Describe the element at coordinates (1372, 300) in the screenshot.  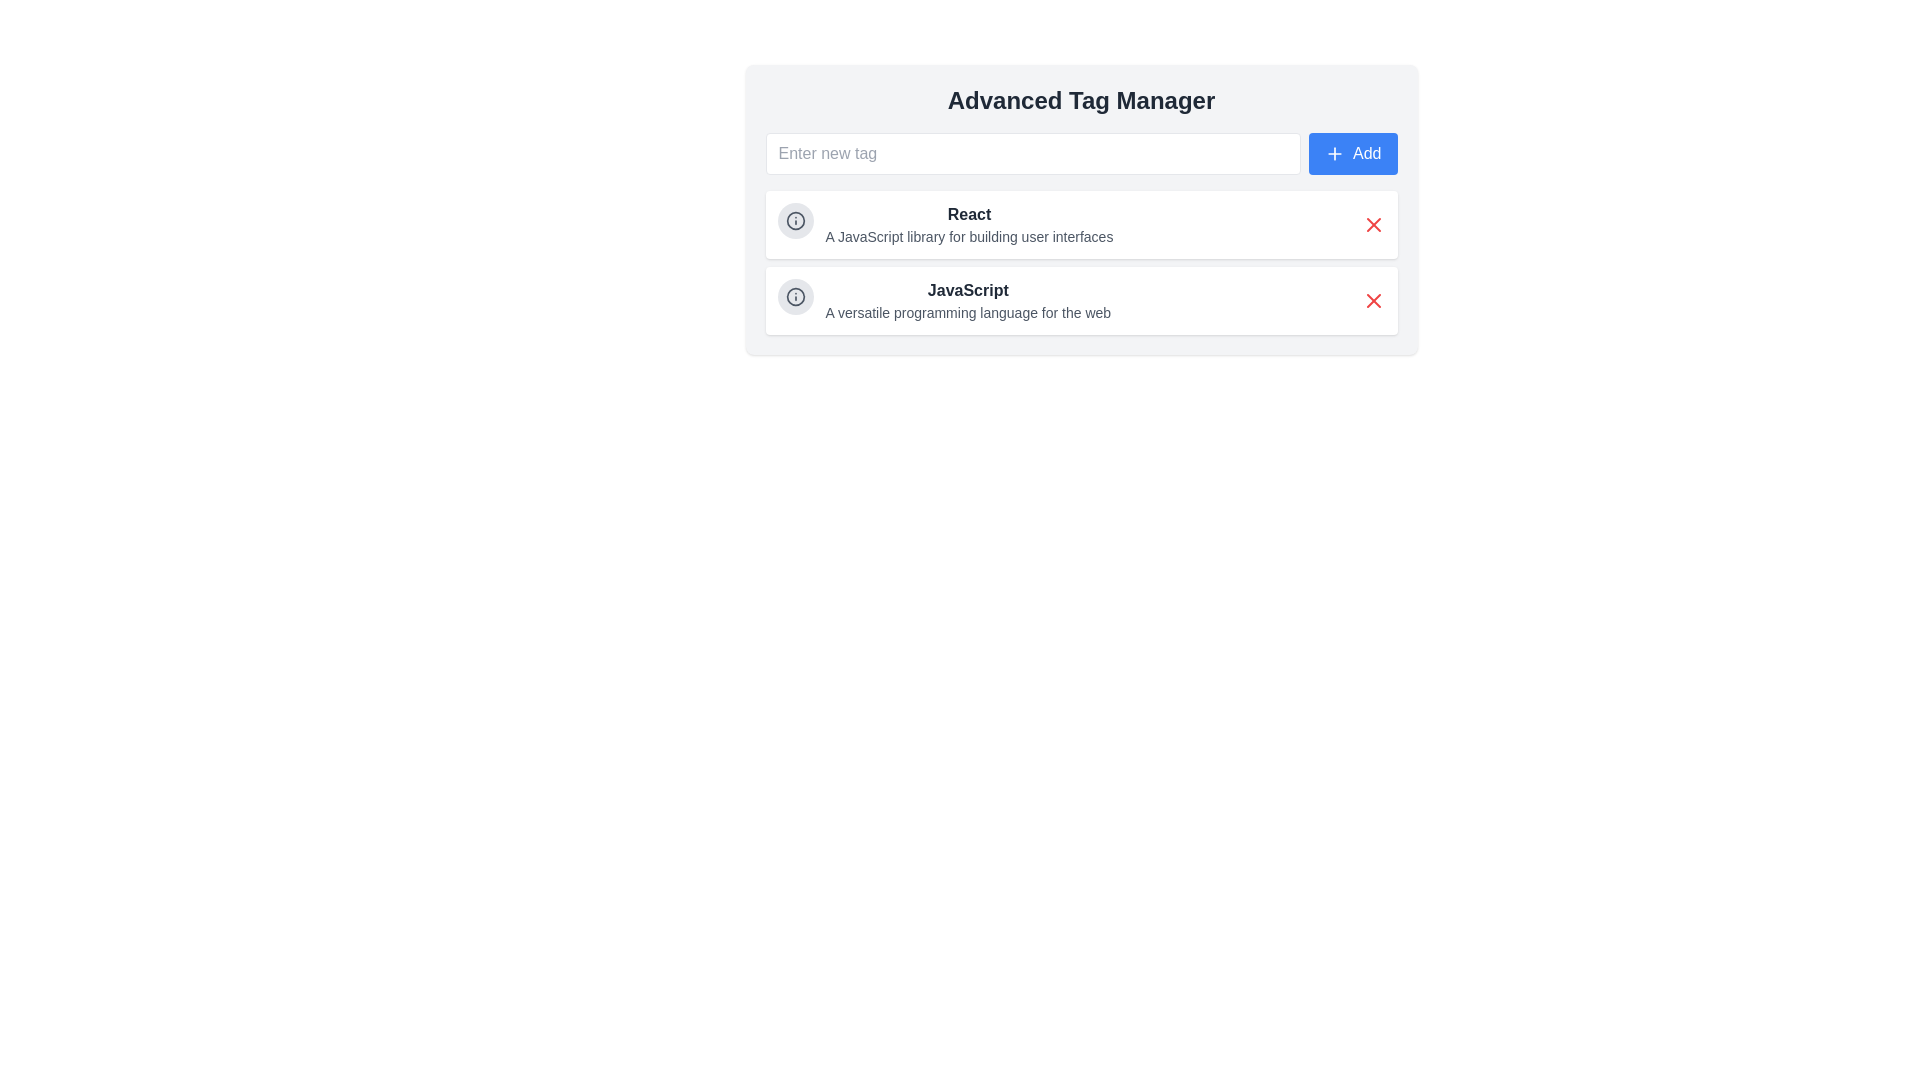
I see `the delete button associated with the tag 'JavaScript, A versatile programming language for the web'` at that location.